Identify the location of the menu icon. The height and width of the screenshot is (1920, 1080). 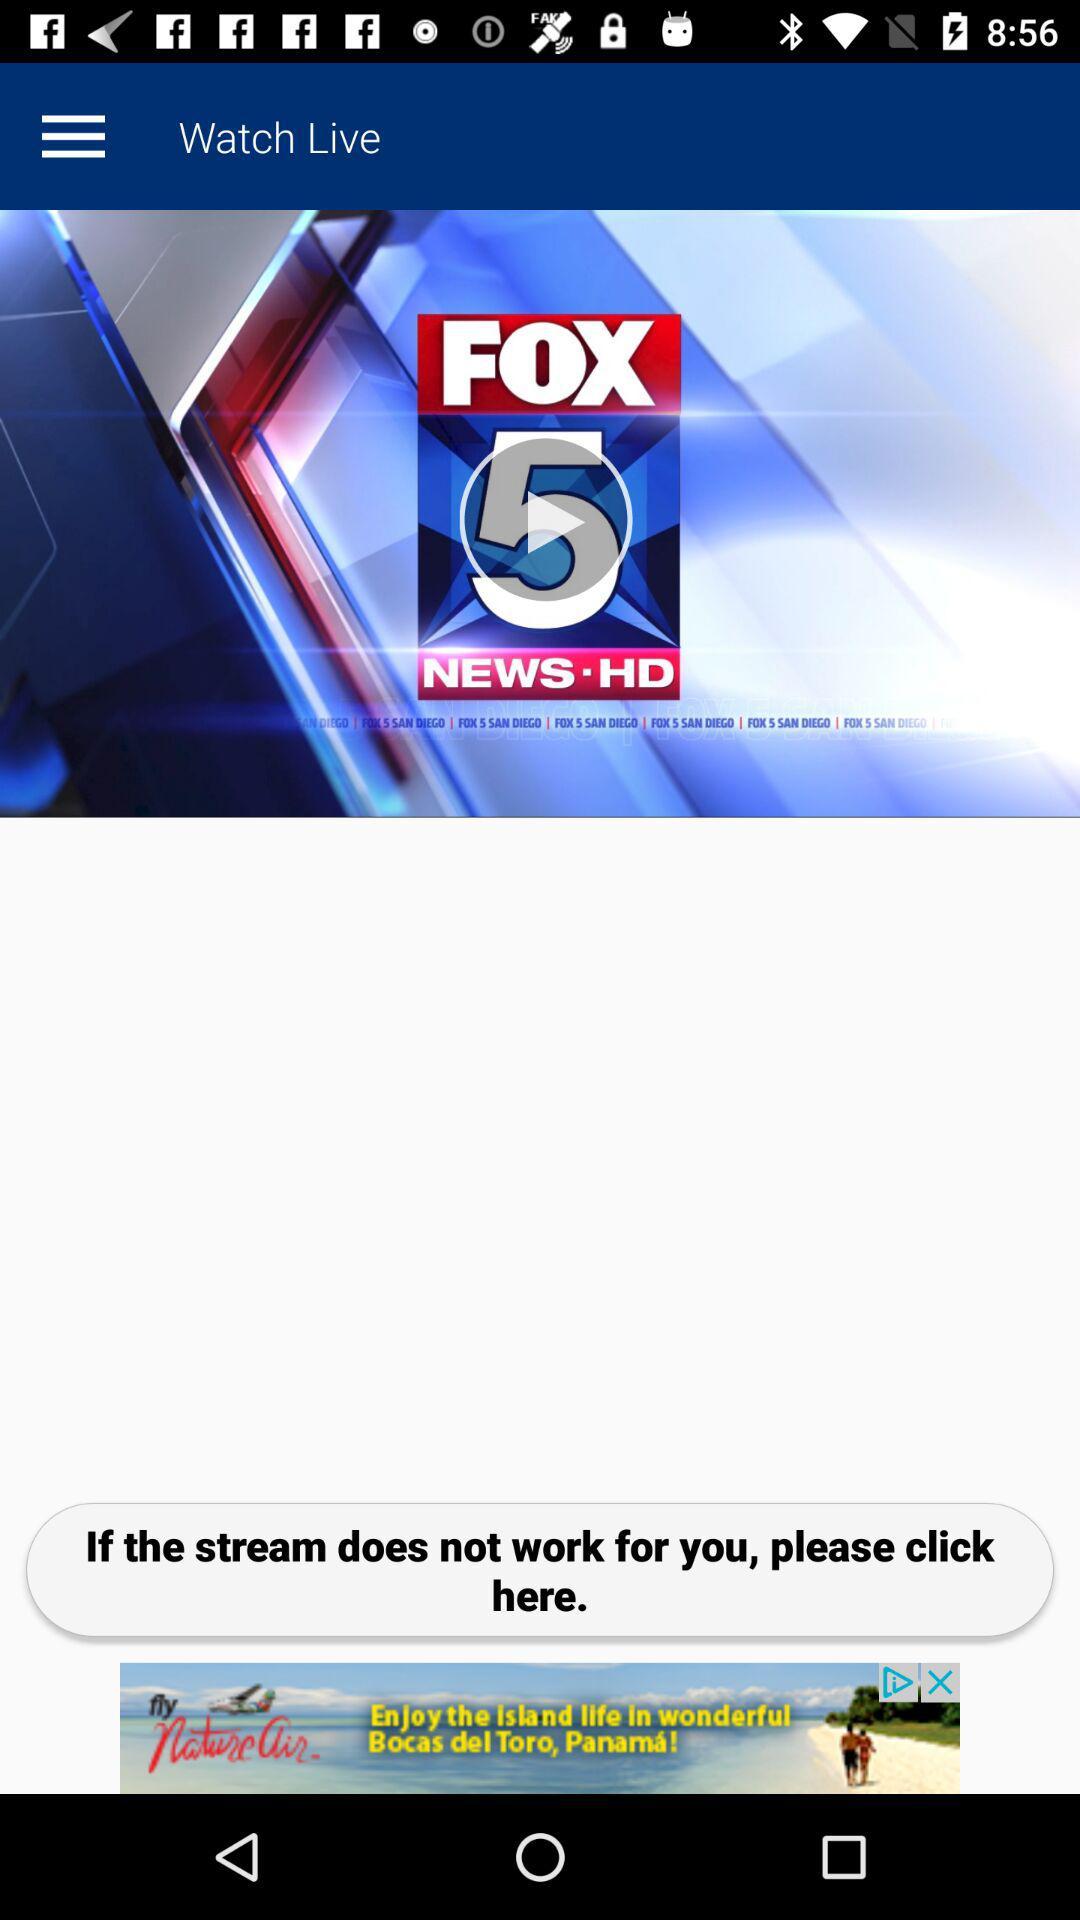
(72, 135).